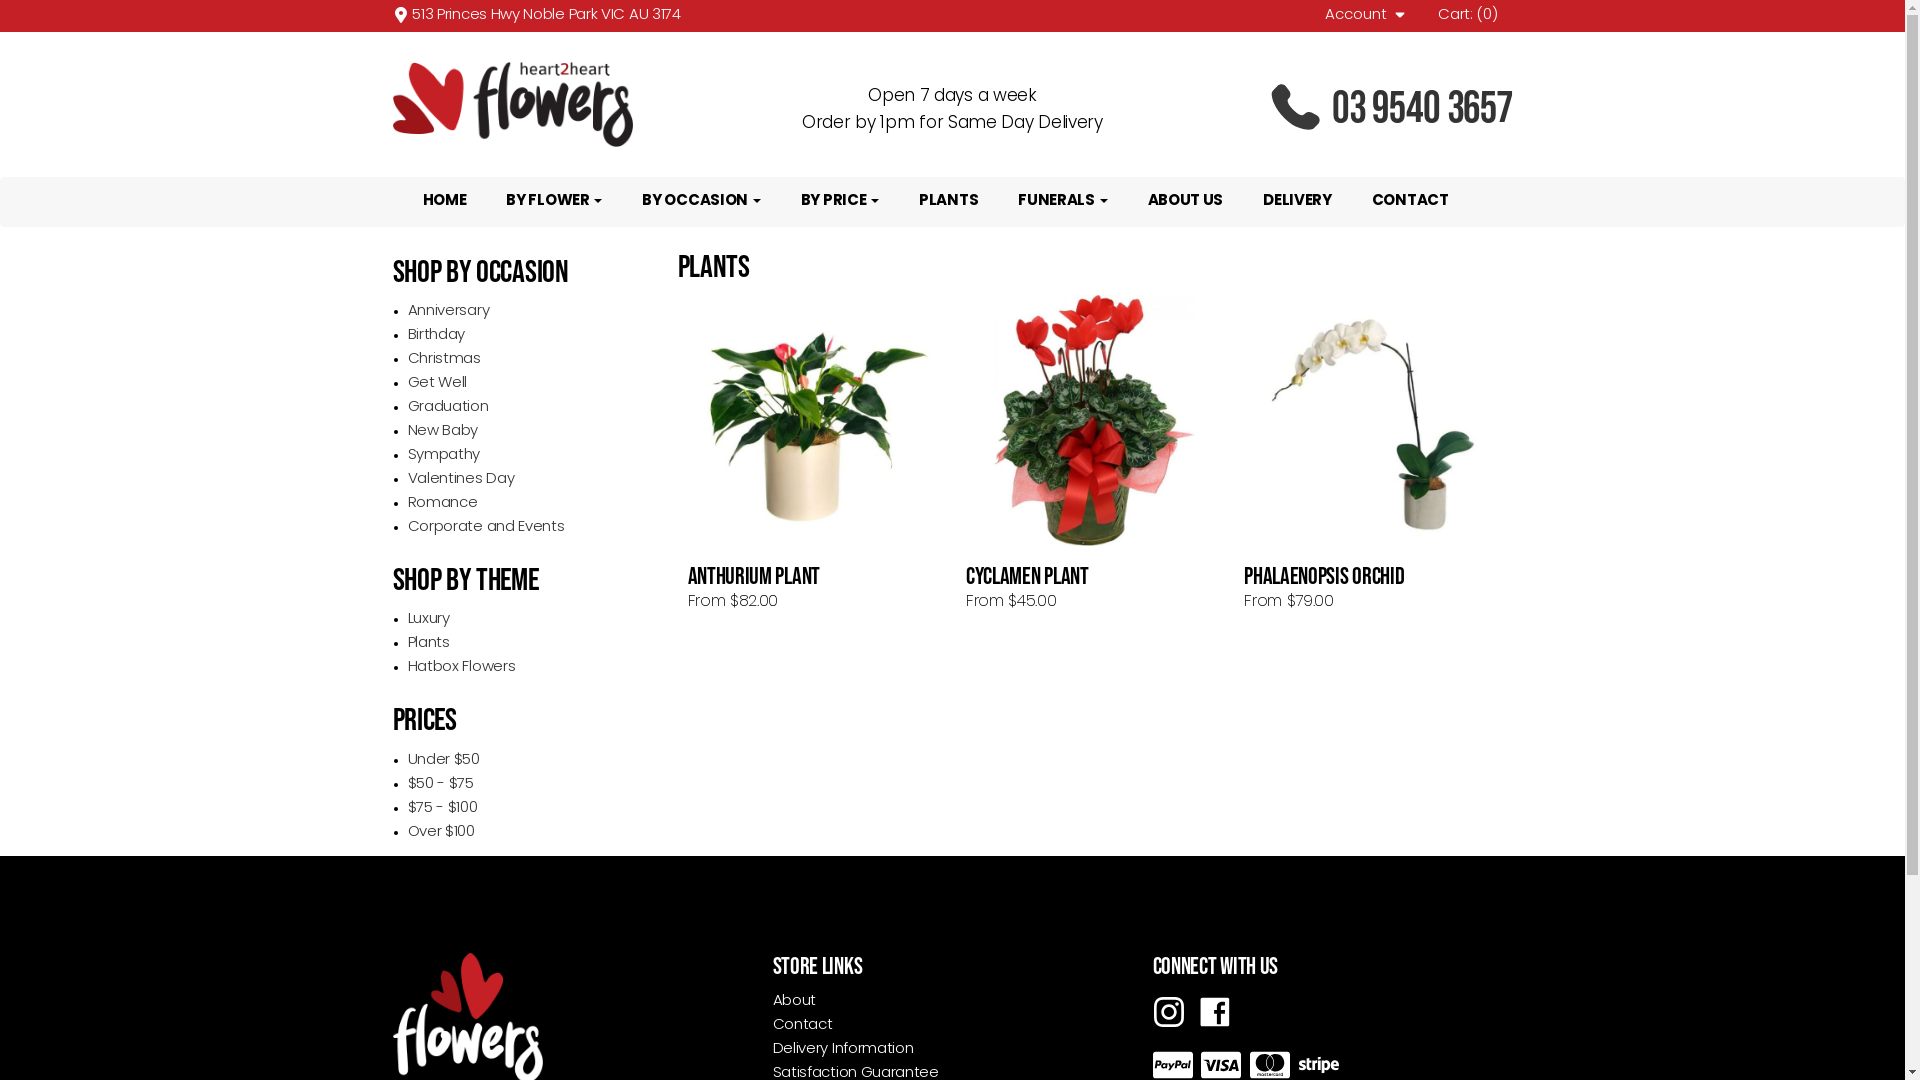  What do you see at coordinates (1213, 1012) in the screenshot?
I see `'facebook'` at bounding box center [1213, 1012].